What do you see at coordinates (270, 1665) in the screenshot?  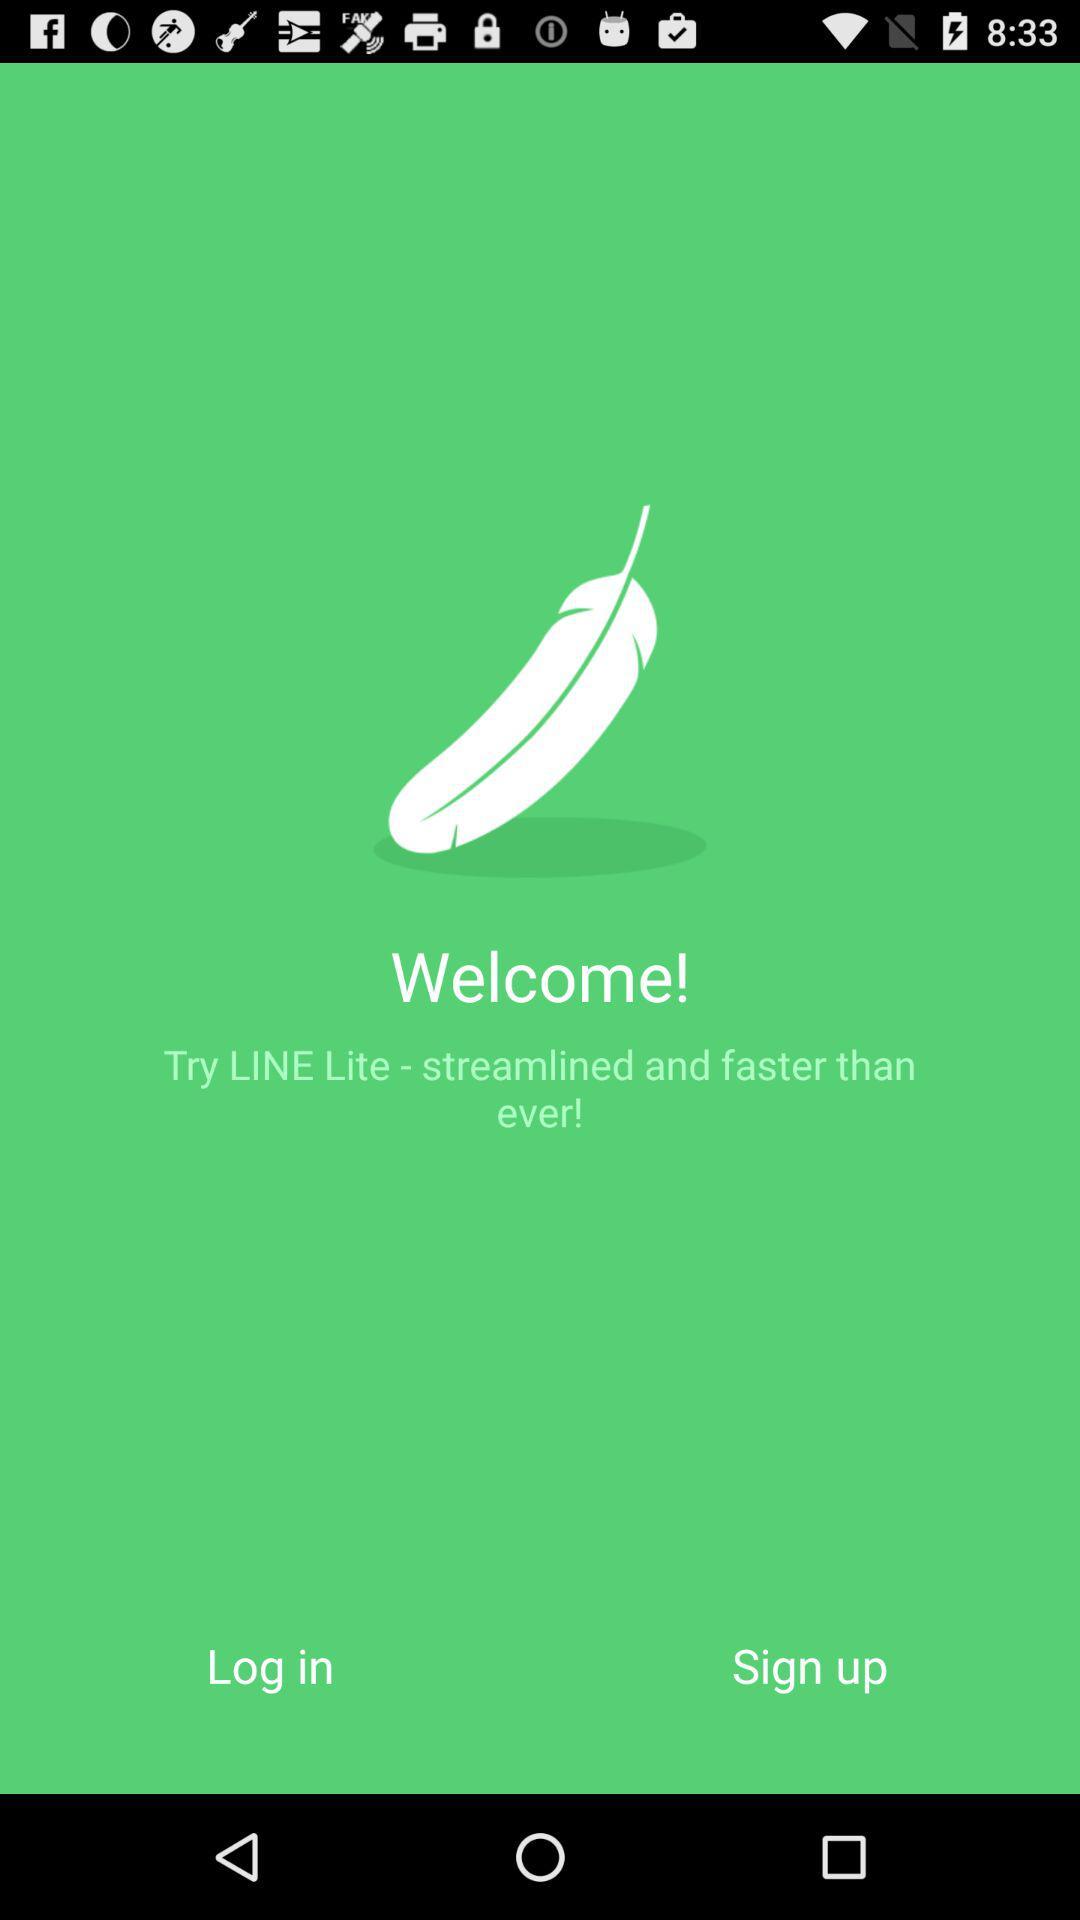 I see `the item to the left of sign up button` at bounding box center [270, 1665].